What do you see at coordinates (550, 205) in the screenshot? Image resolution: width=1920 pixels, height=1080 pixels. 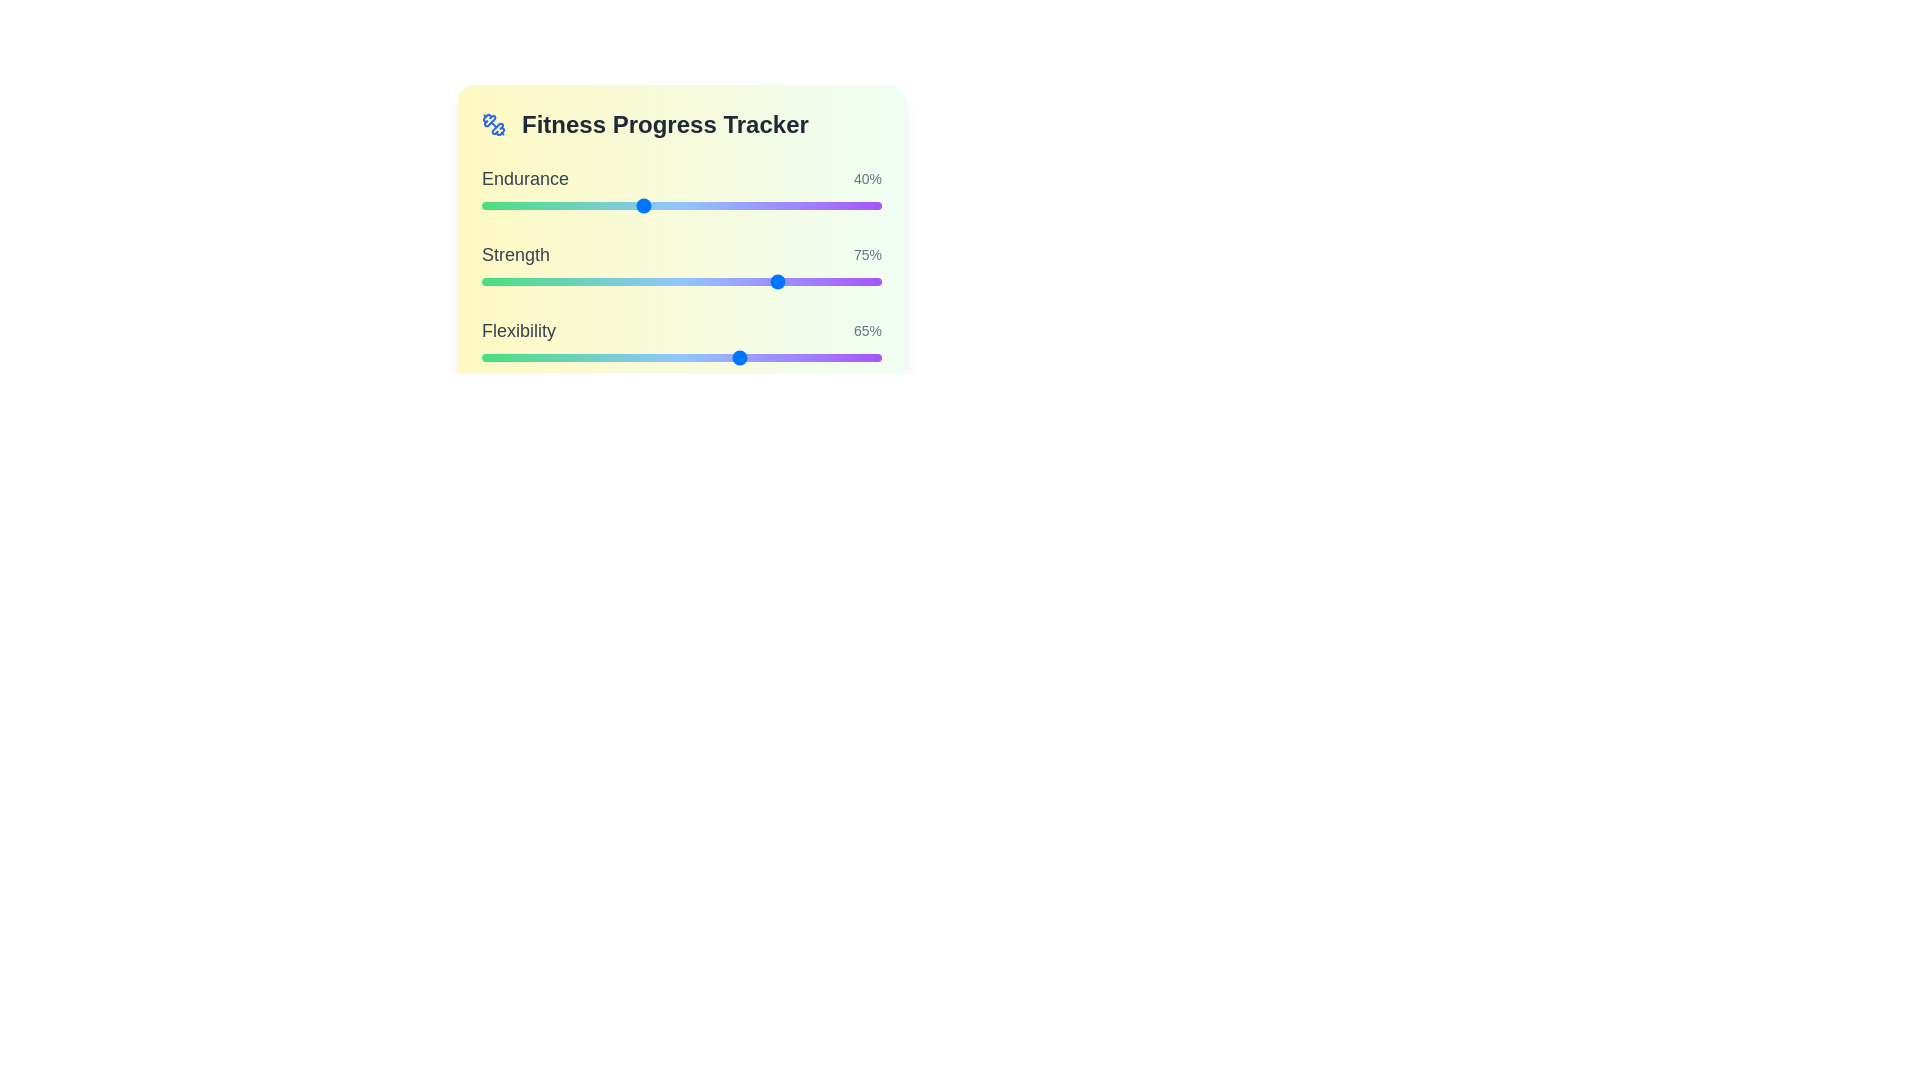 I see `endurance` at bounding box center [550, 205].